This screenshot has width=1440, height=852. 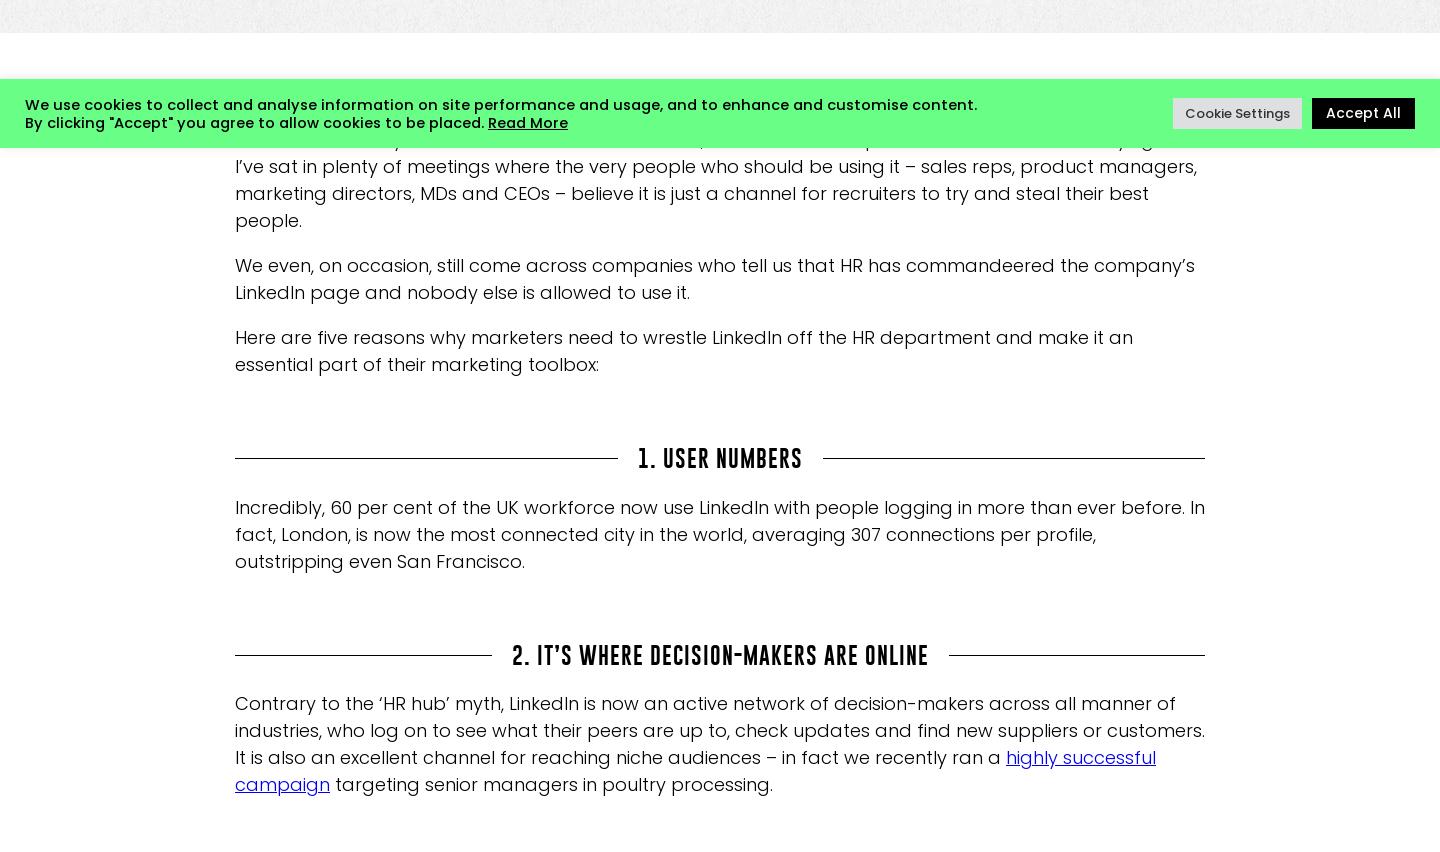 I want to click on 'Here are five reasons why marketers need to wrestle LinkedIn off the HR department and make it an essential part of their marketing toolbox:', so click(x=684, y=351).